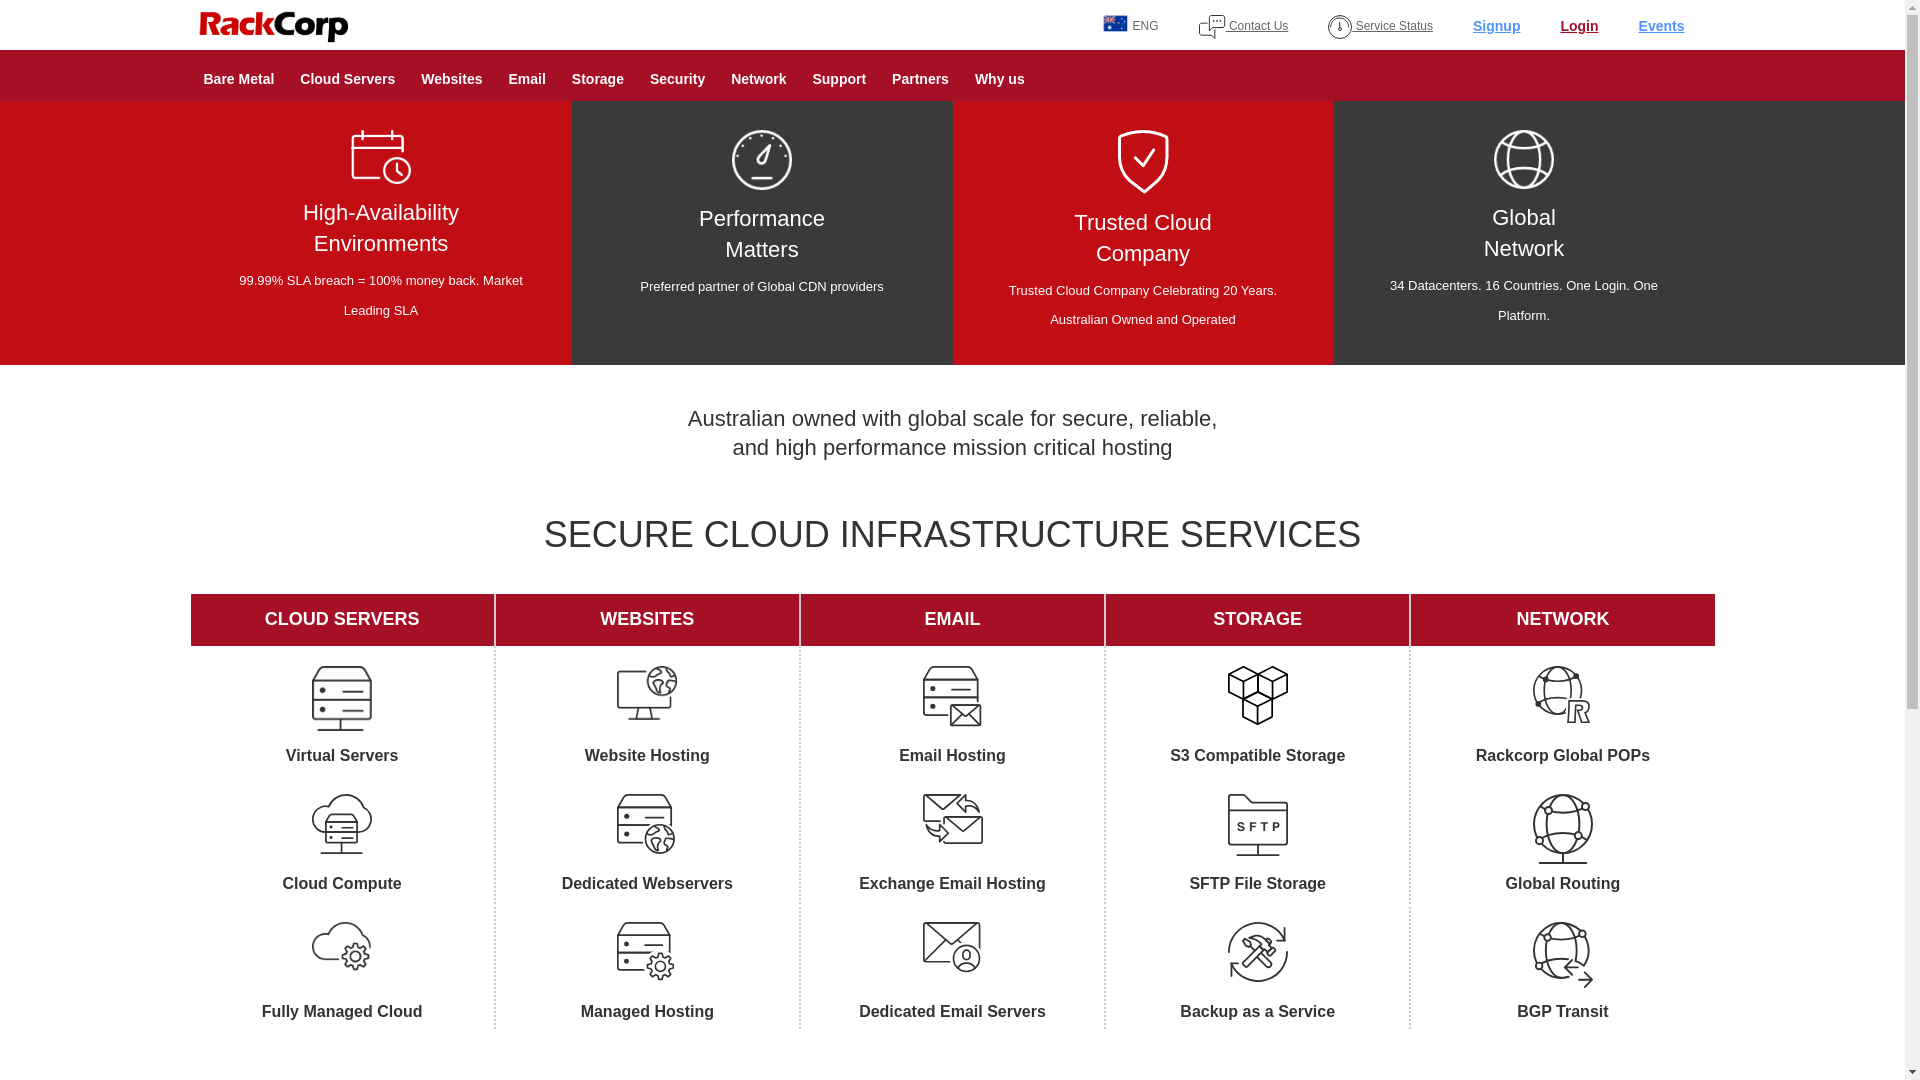  What do you see at coordinates (951, 714) in the screenshot?
I see `'Email Hosting'` at bounding box center [951, 714].